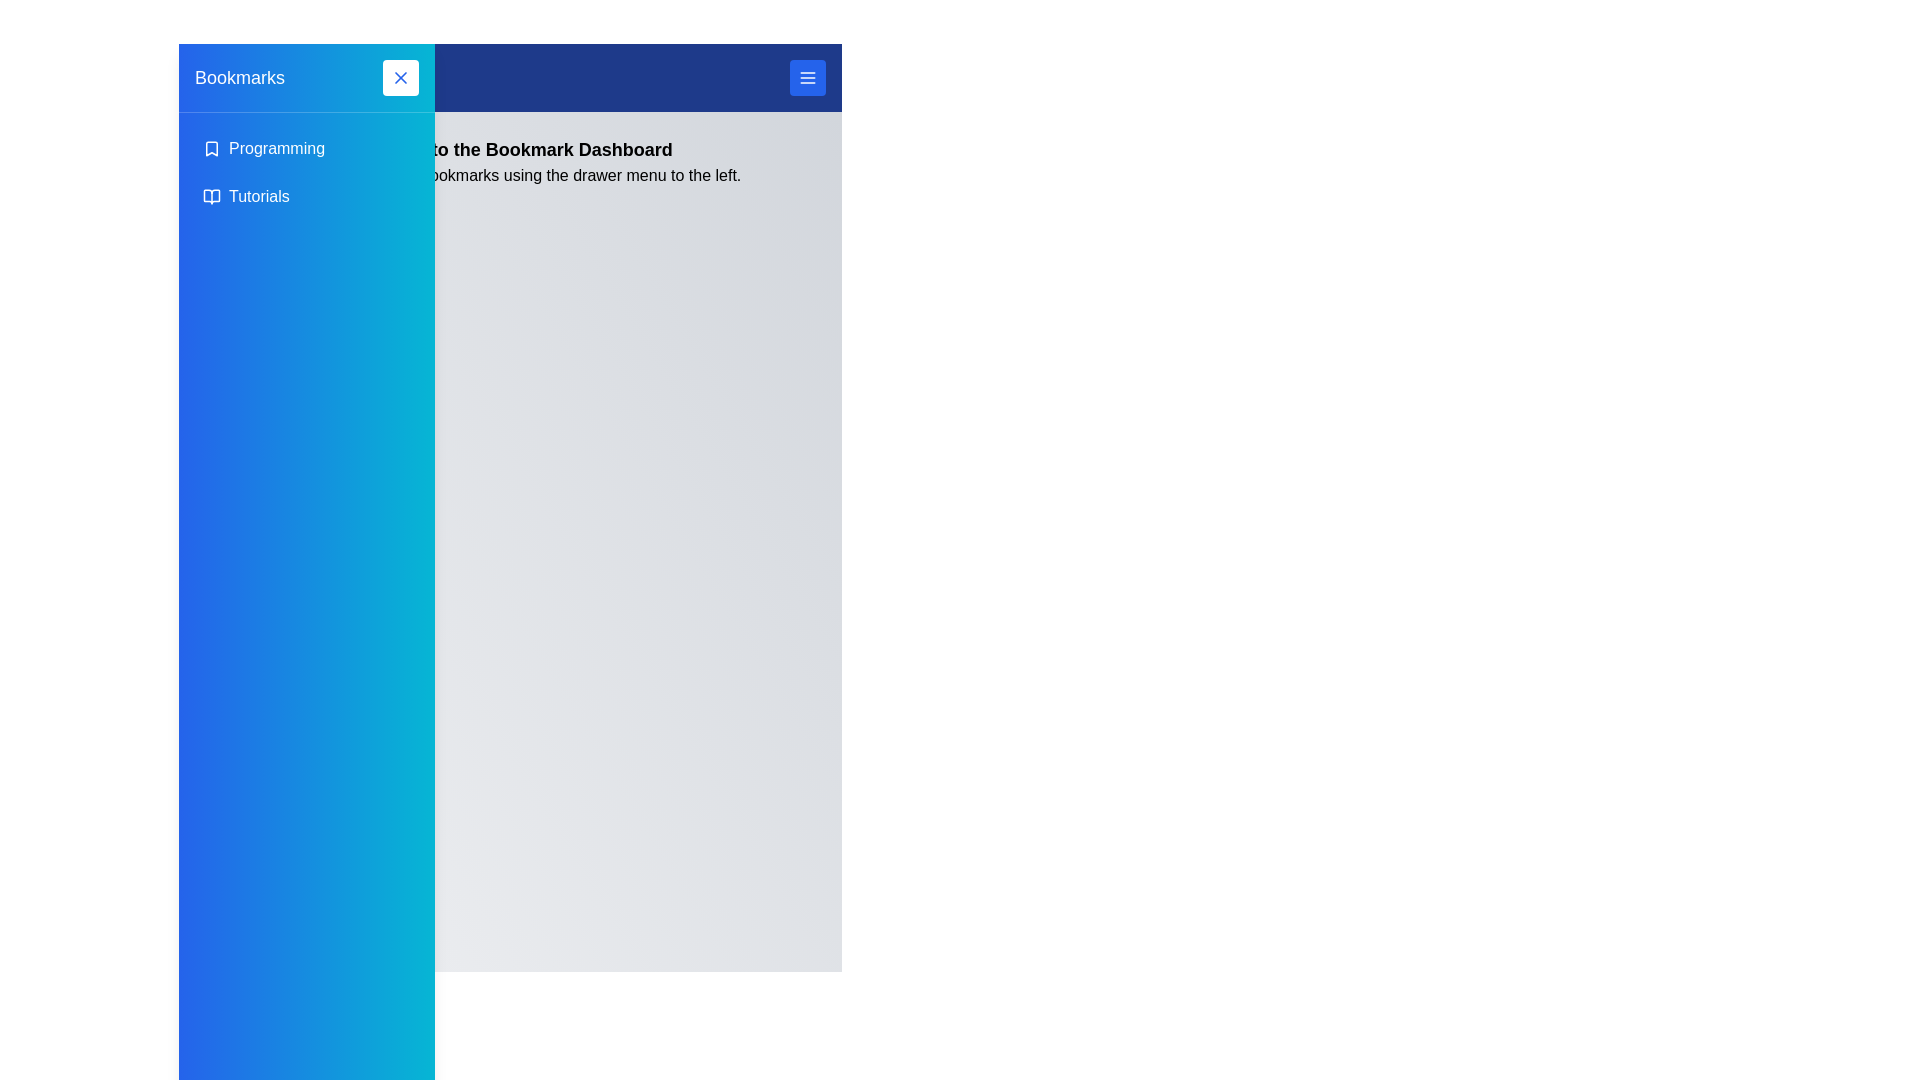 The width and height of the screenshot is (1920, 1080). I want to click on the menu toggle button located in the top-right corner of the application interface, so click(807, 76).